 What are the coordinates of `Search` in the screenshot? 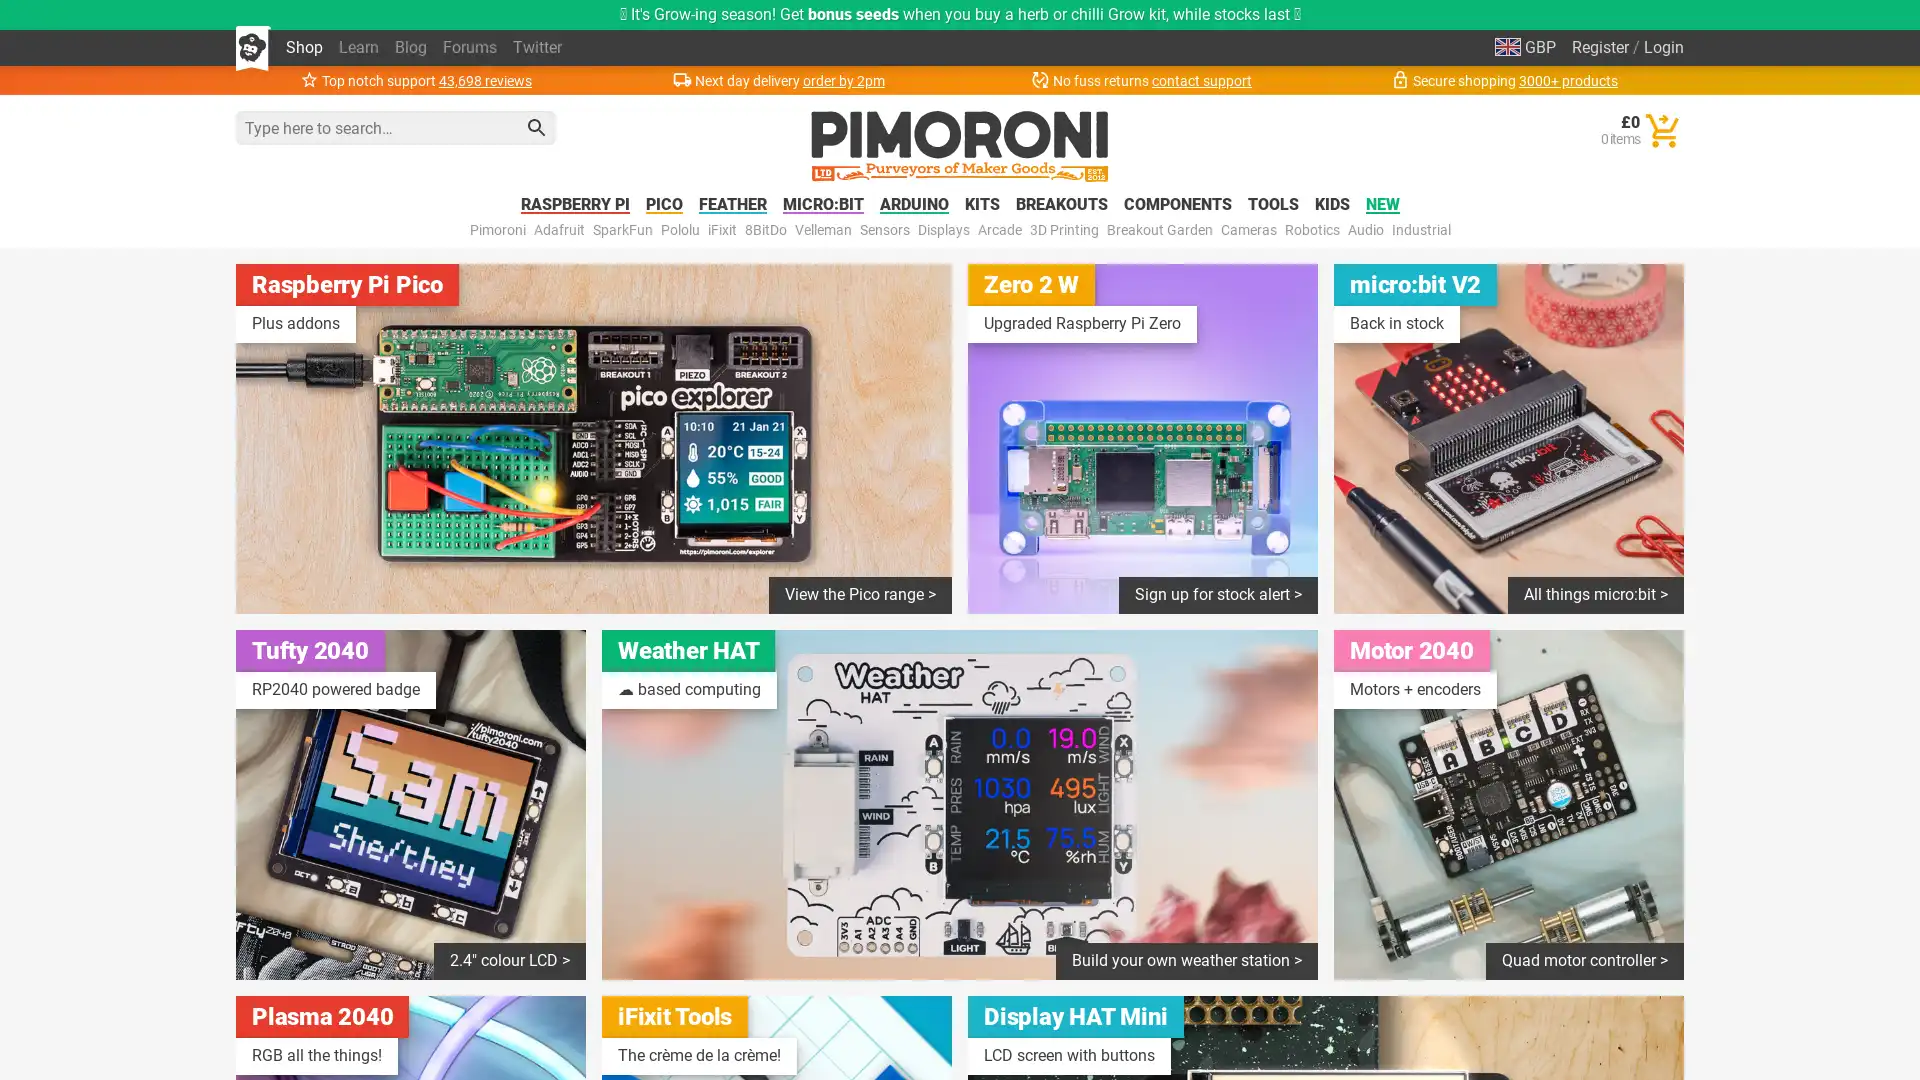 It's located at (537, 127).